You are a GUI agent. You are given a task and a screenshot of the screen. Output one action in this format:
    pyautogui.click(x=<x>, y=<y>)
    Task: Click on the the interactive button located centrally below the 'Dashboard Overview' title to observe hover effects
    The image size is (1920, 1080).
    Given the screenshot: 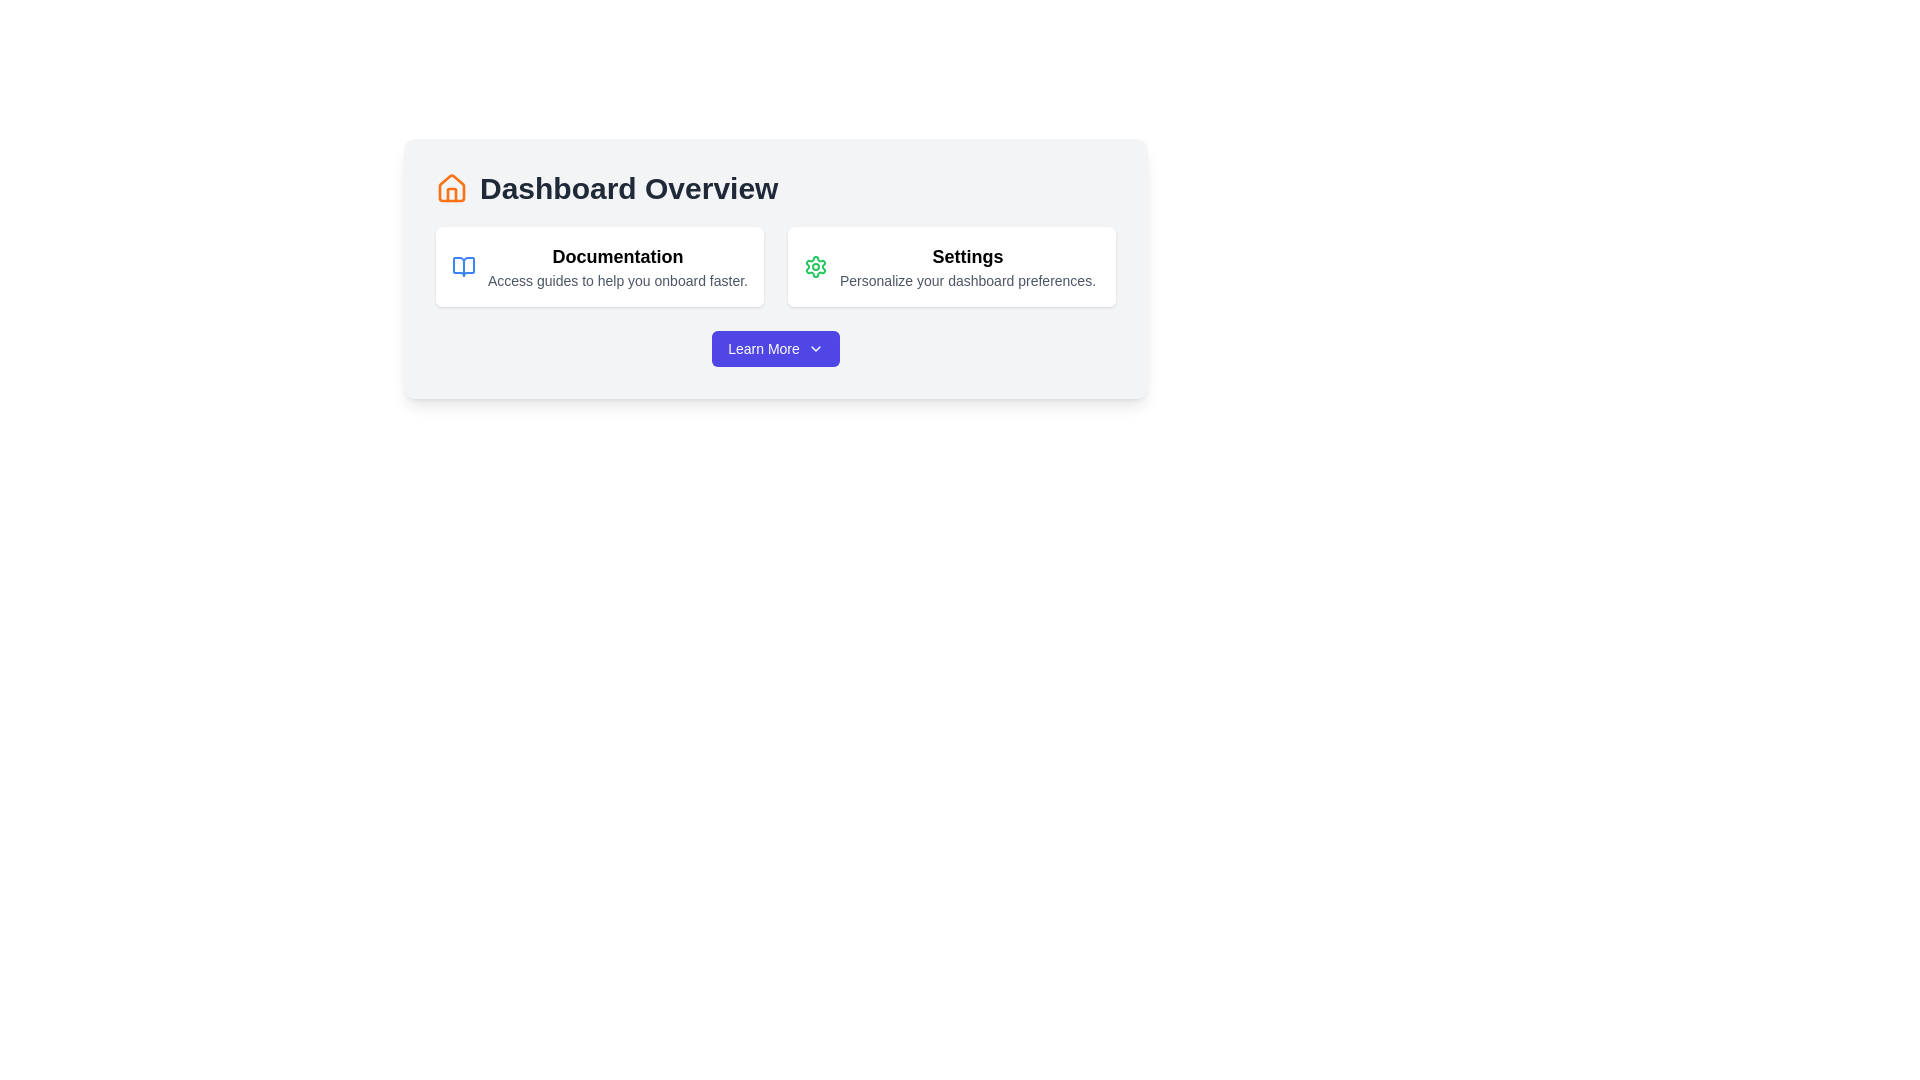 What is the action you would take?
    pyautogui.click(x=775, y=347)
    